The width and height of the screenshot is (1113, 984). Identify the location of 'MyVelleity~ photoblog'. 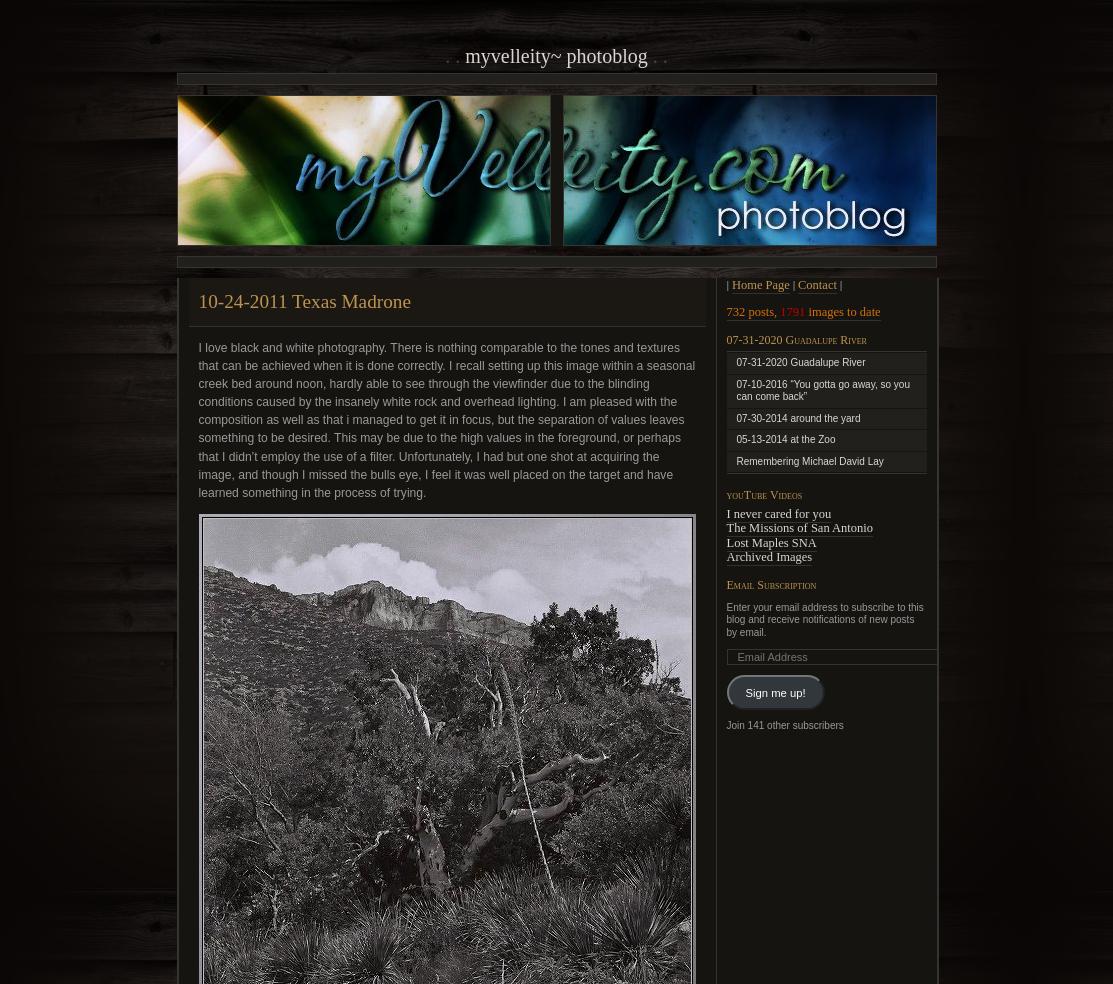
(556, 54).